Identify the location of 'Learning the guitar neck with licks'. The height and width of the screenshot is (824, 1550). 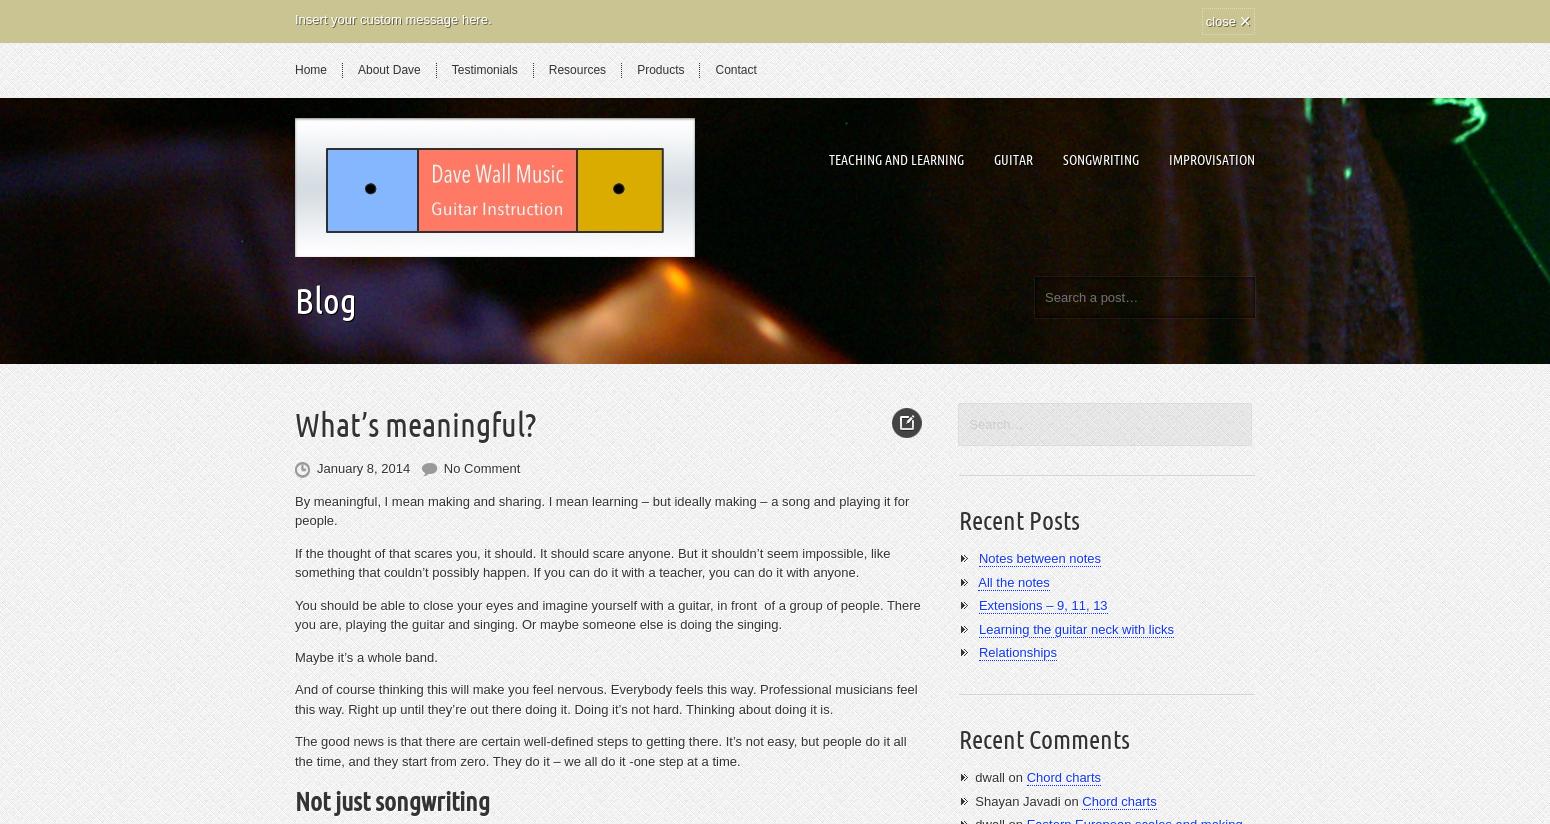
(1076, 627).